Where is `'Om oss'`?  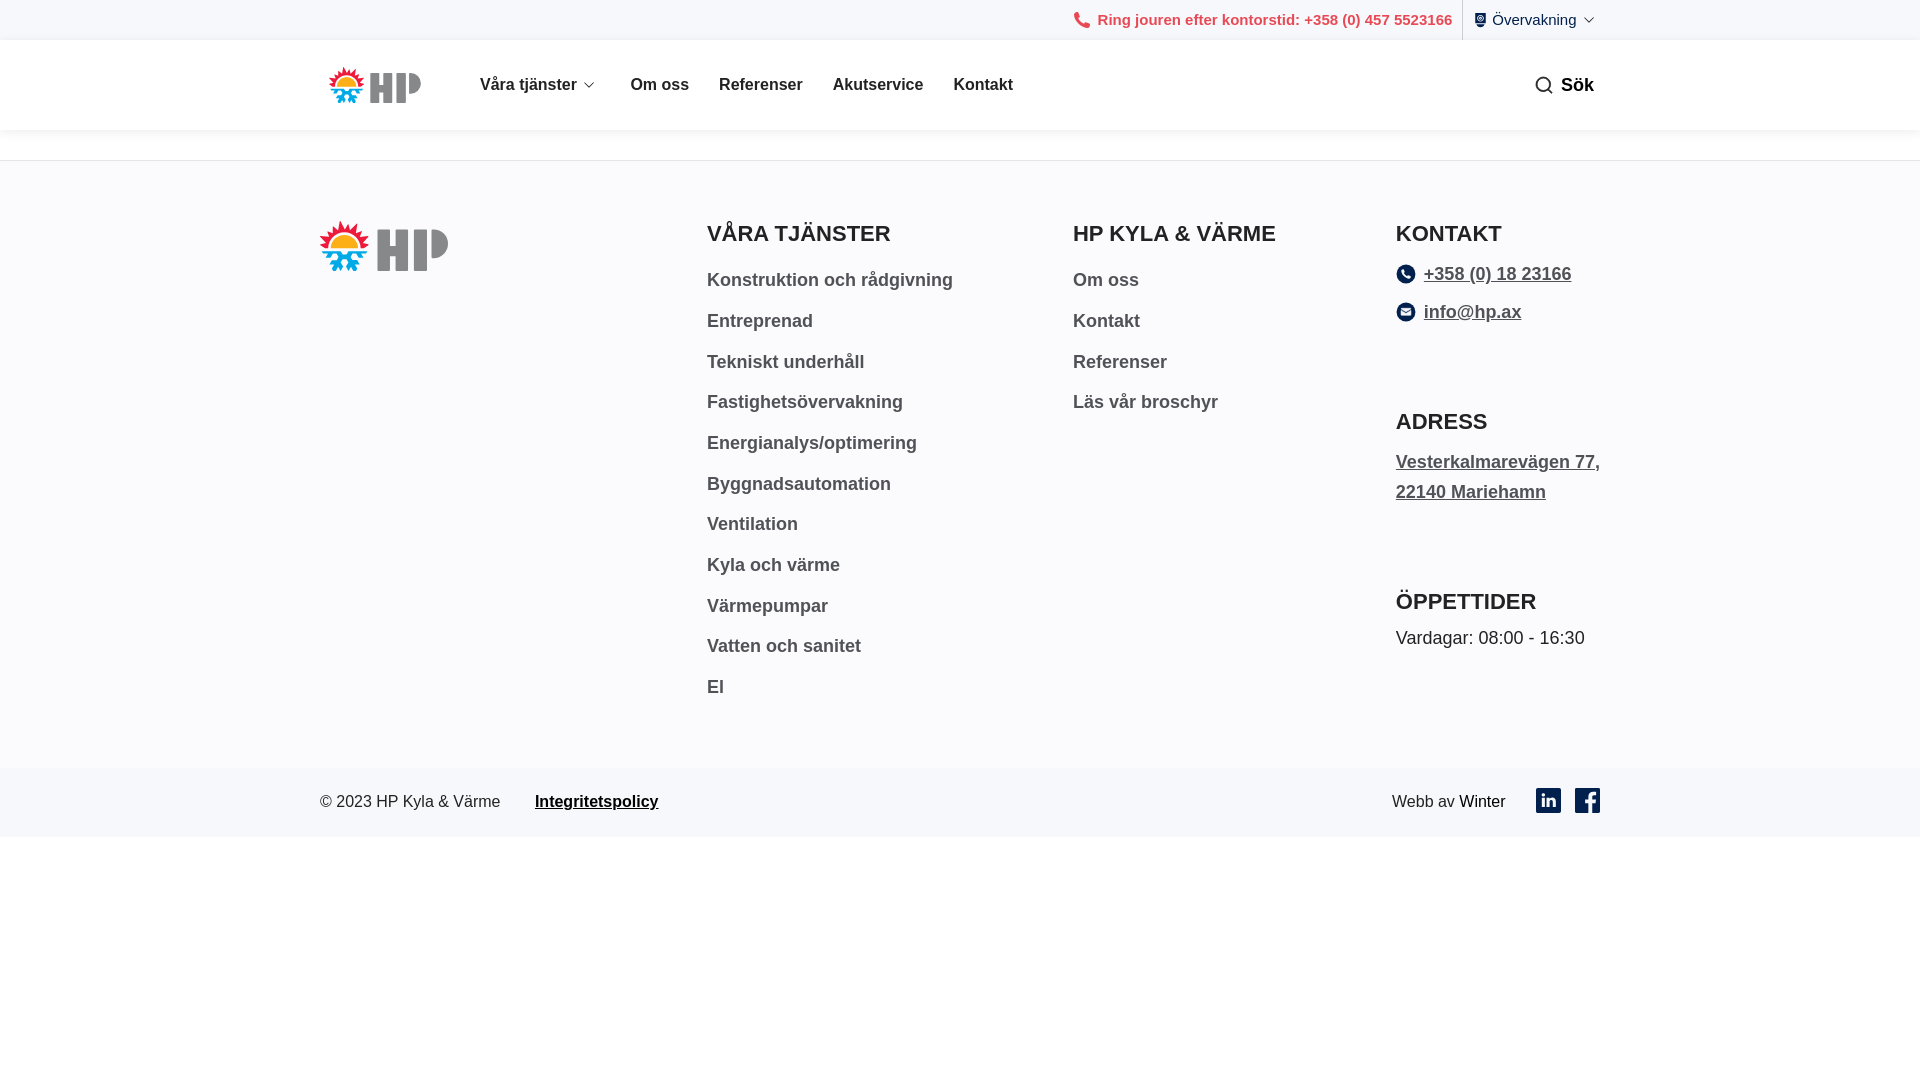
'Om oss' is located at coordinates (1104, 280).